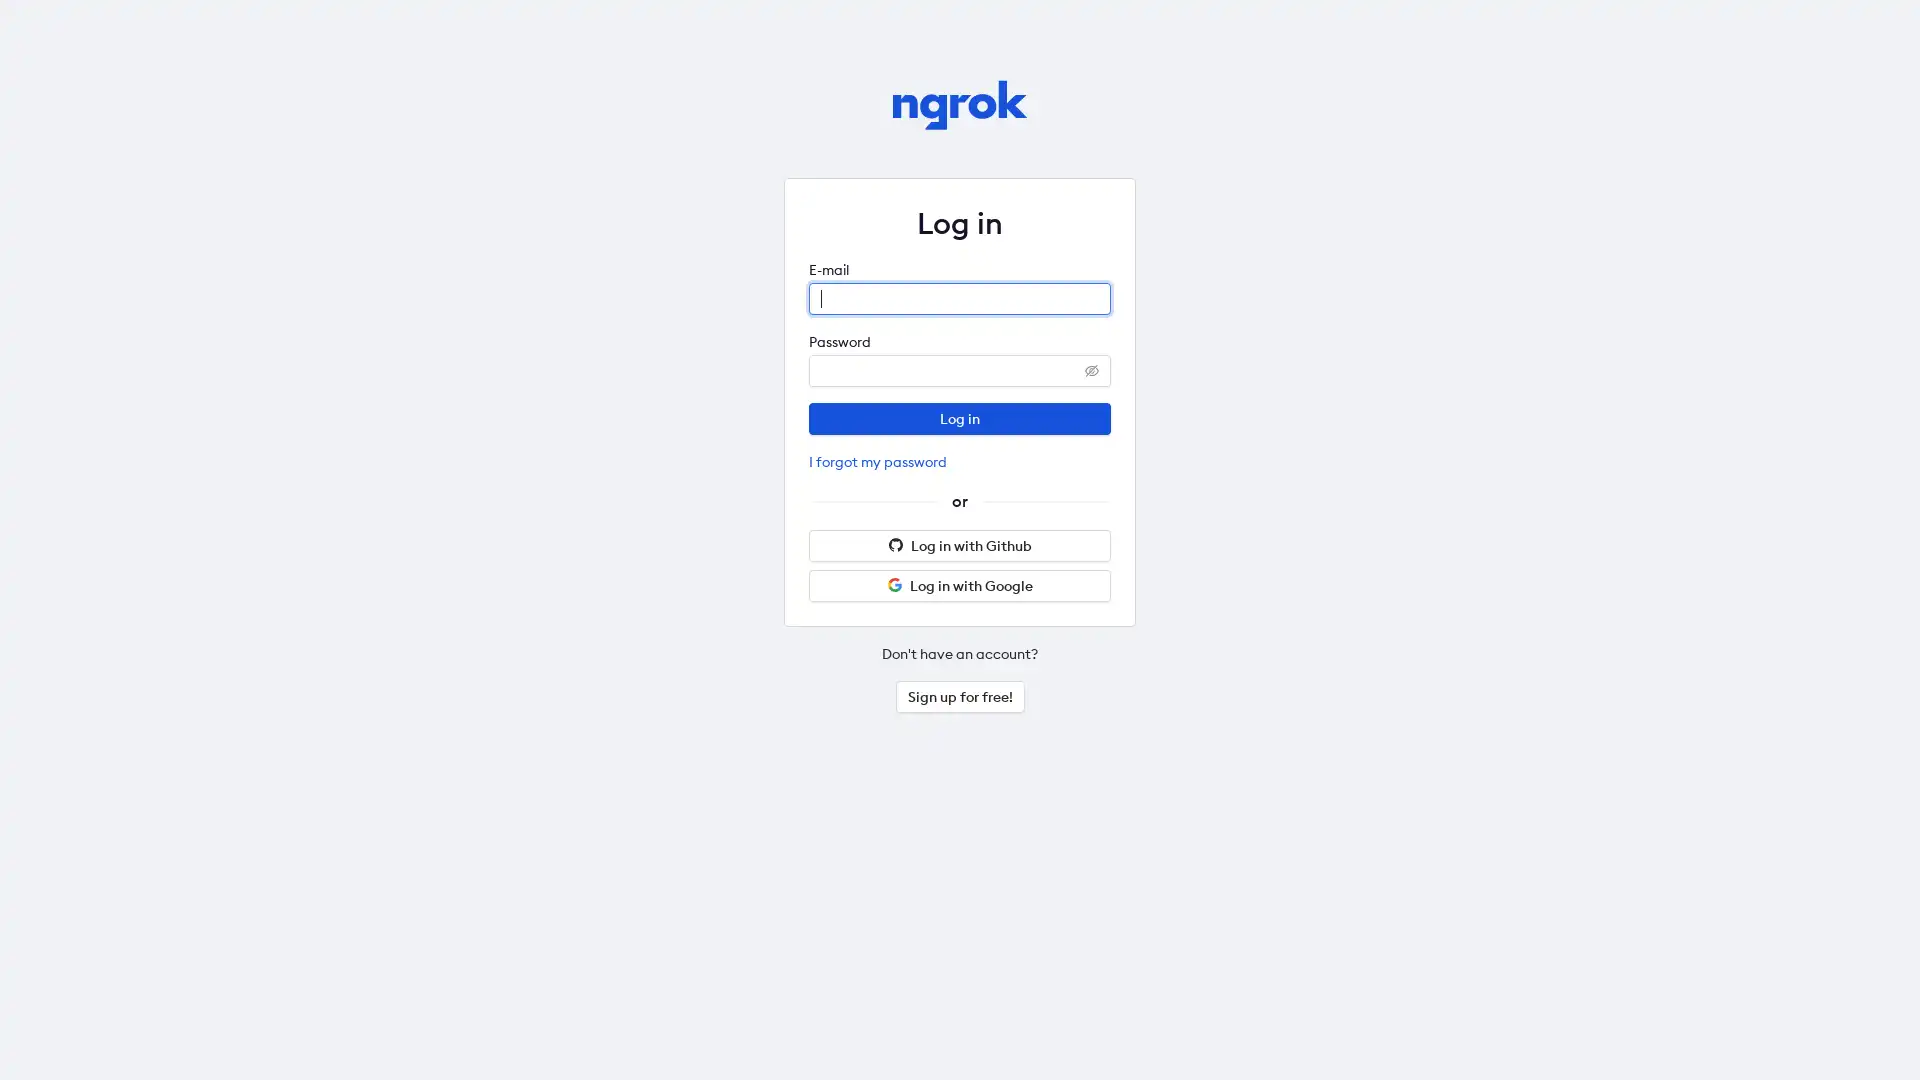 The width and height of the screenshot is (1920, 1080). Describe the element at coordinates (960, 416) in the screenshot. I see `Log in` at that location.